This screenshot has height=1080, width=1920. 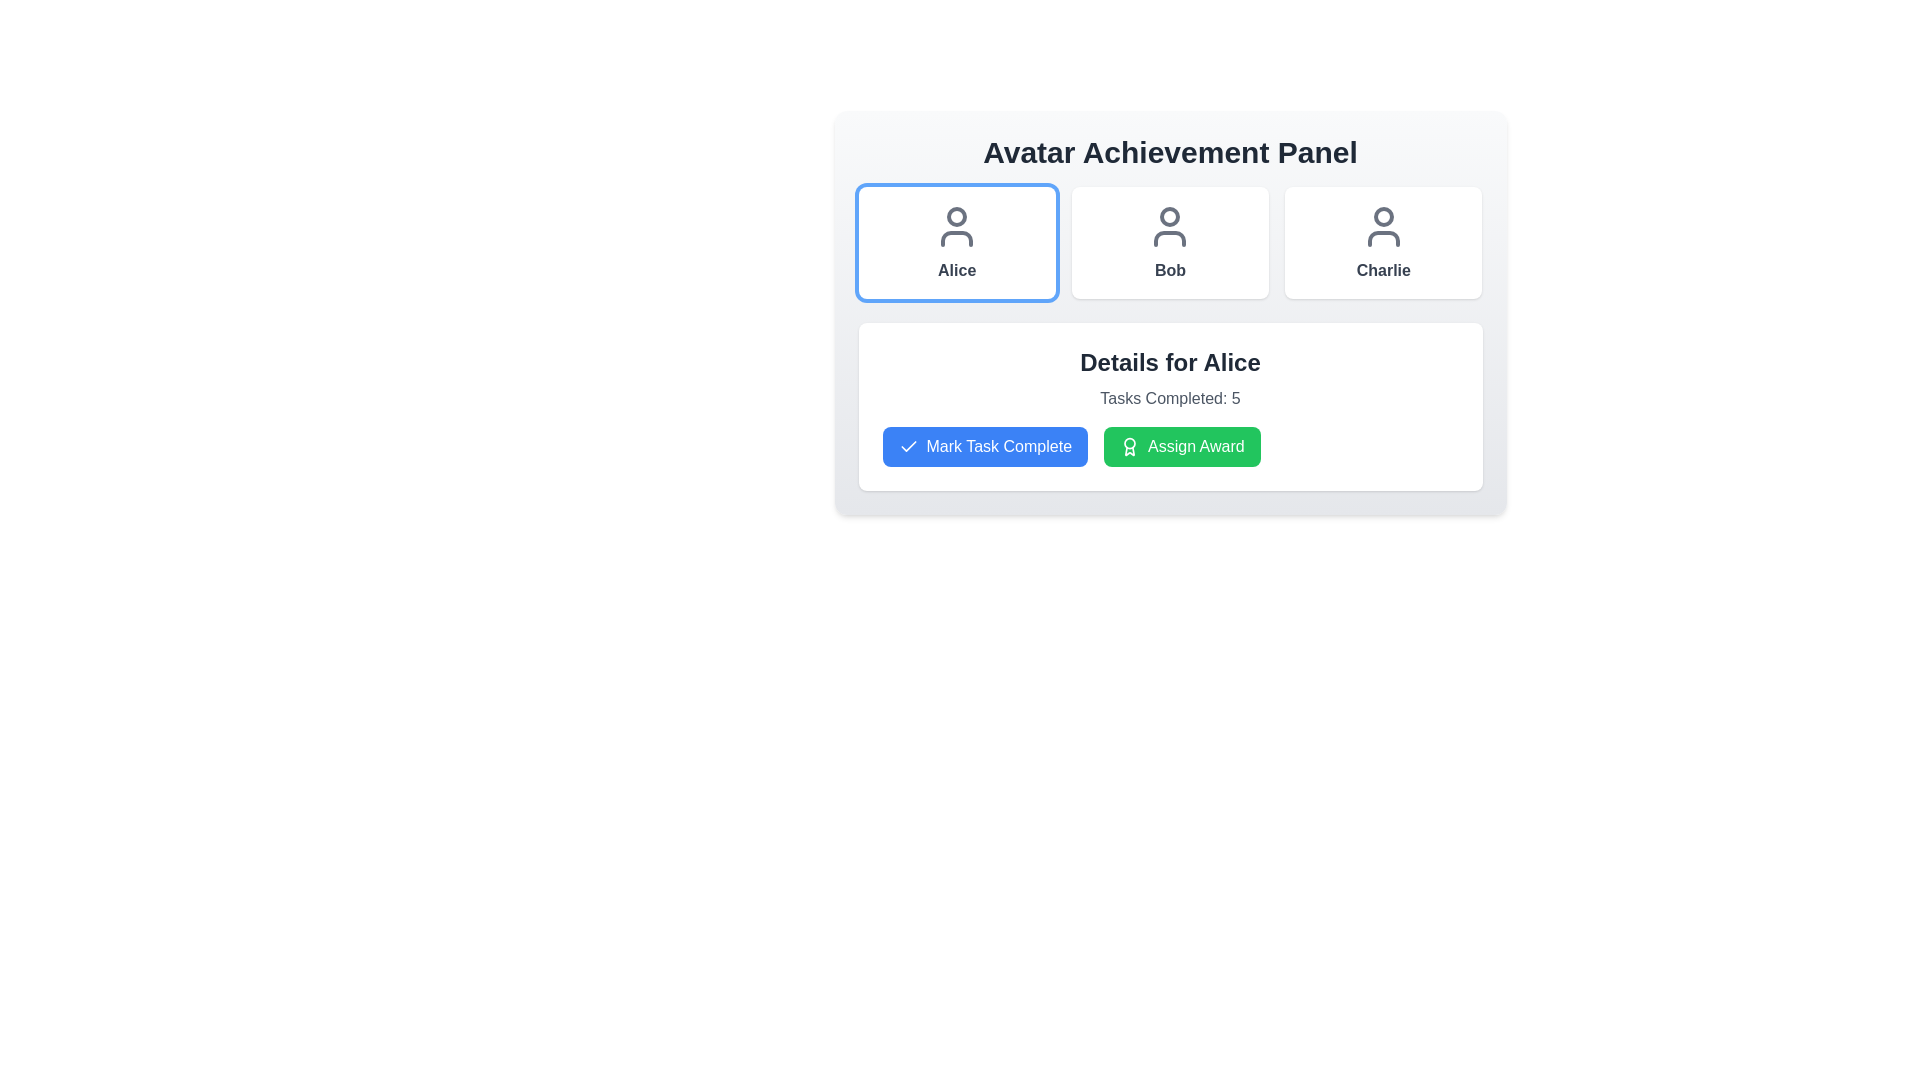 What do you see at coordinates (1170, 270) in the screenshot?
I see `the text label displaying the name 'Bob' located at the bottom center of the card, below the user icon graphic` at bounding box center [1170, 270].